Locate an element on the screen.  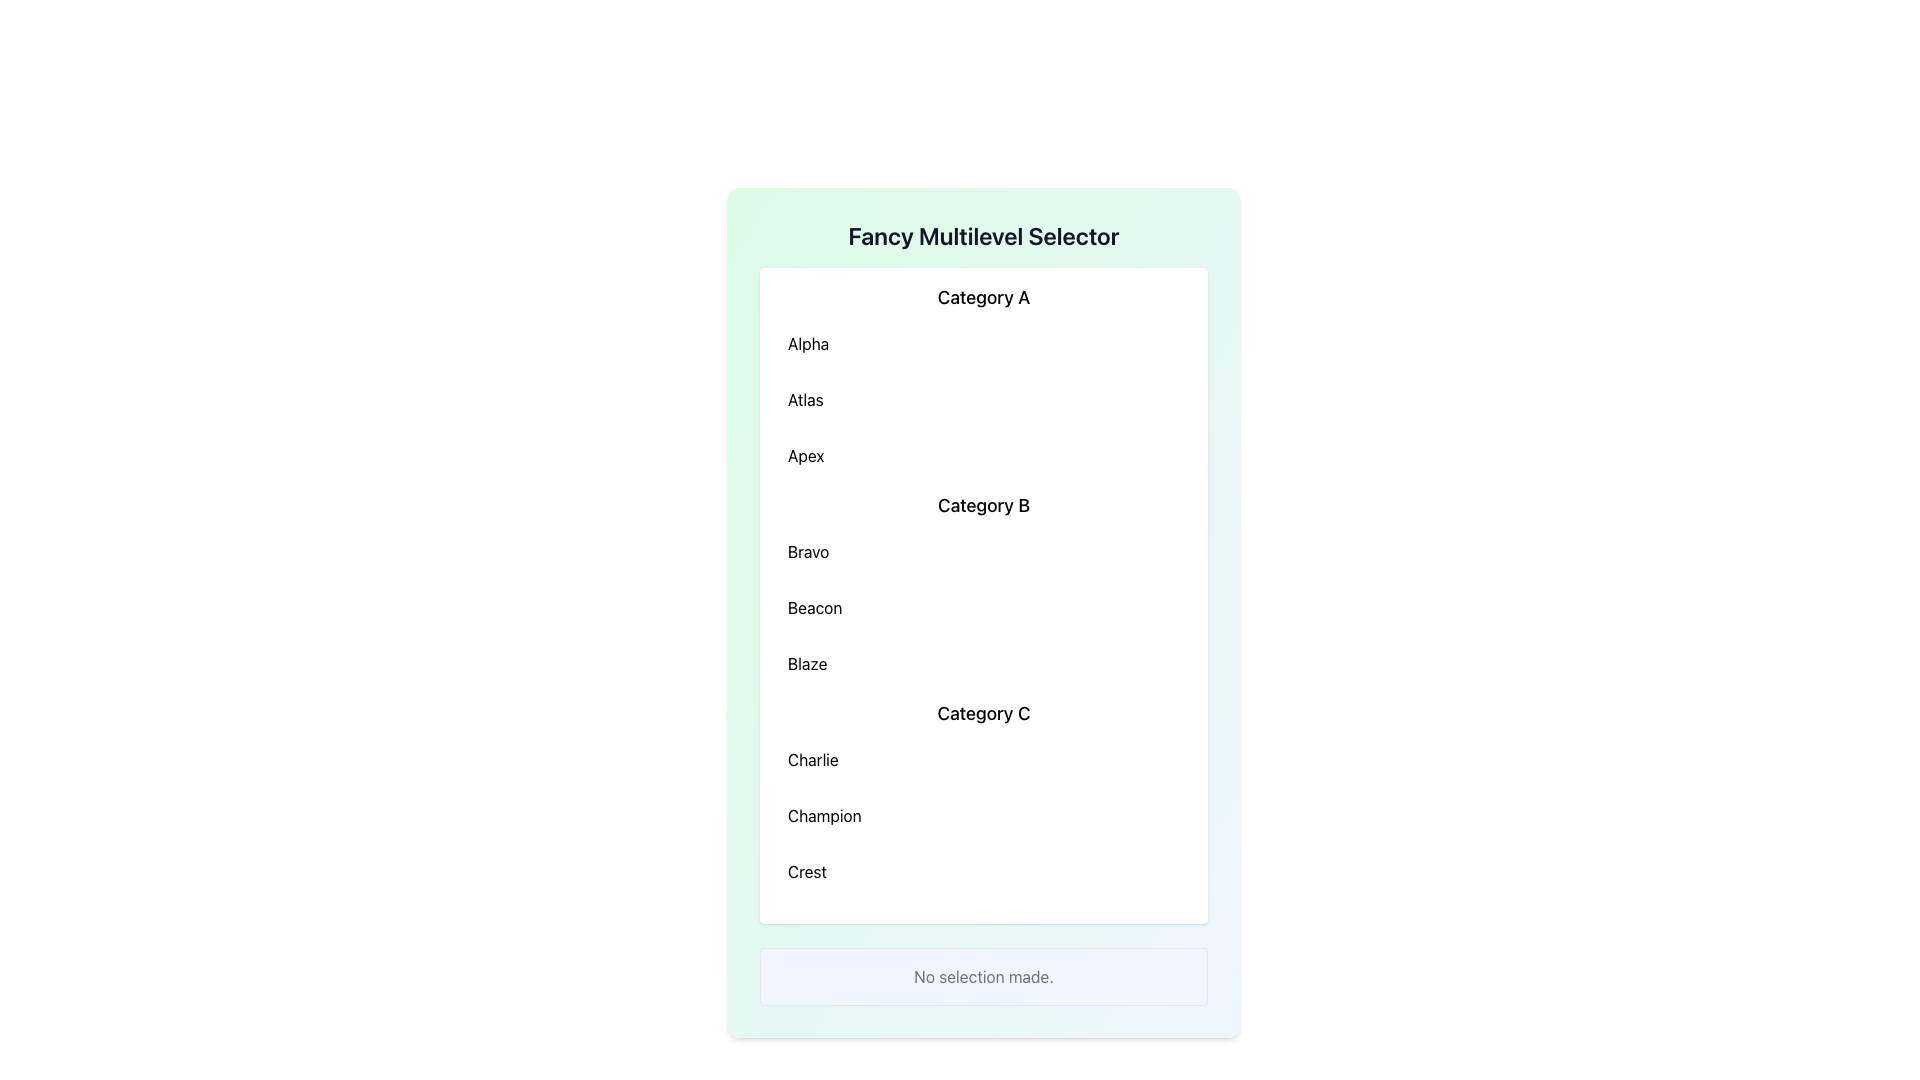
to select the option labeled 'Apex', which is the third item in the list under 'Category A' is located at coordinates (983, 455).